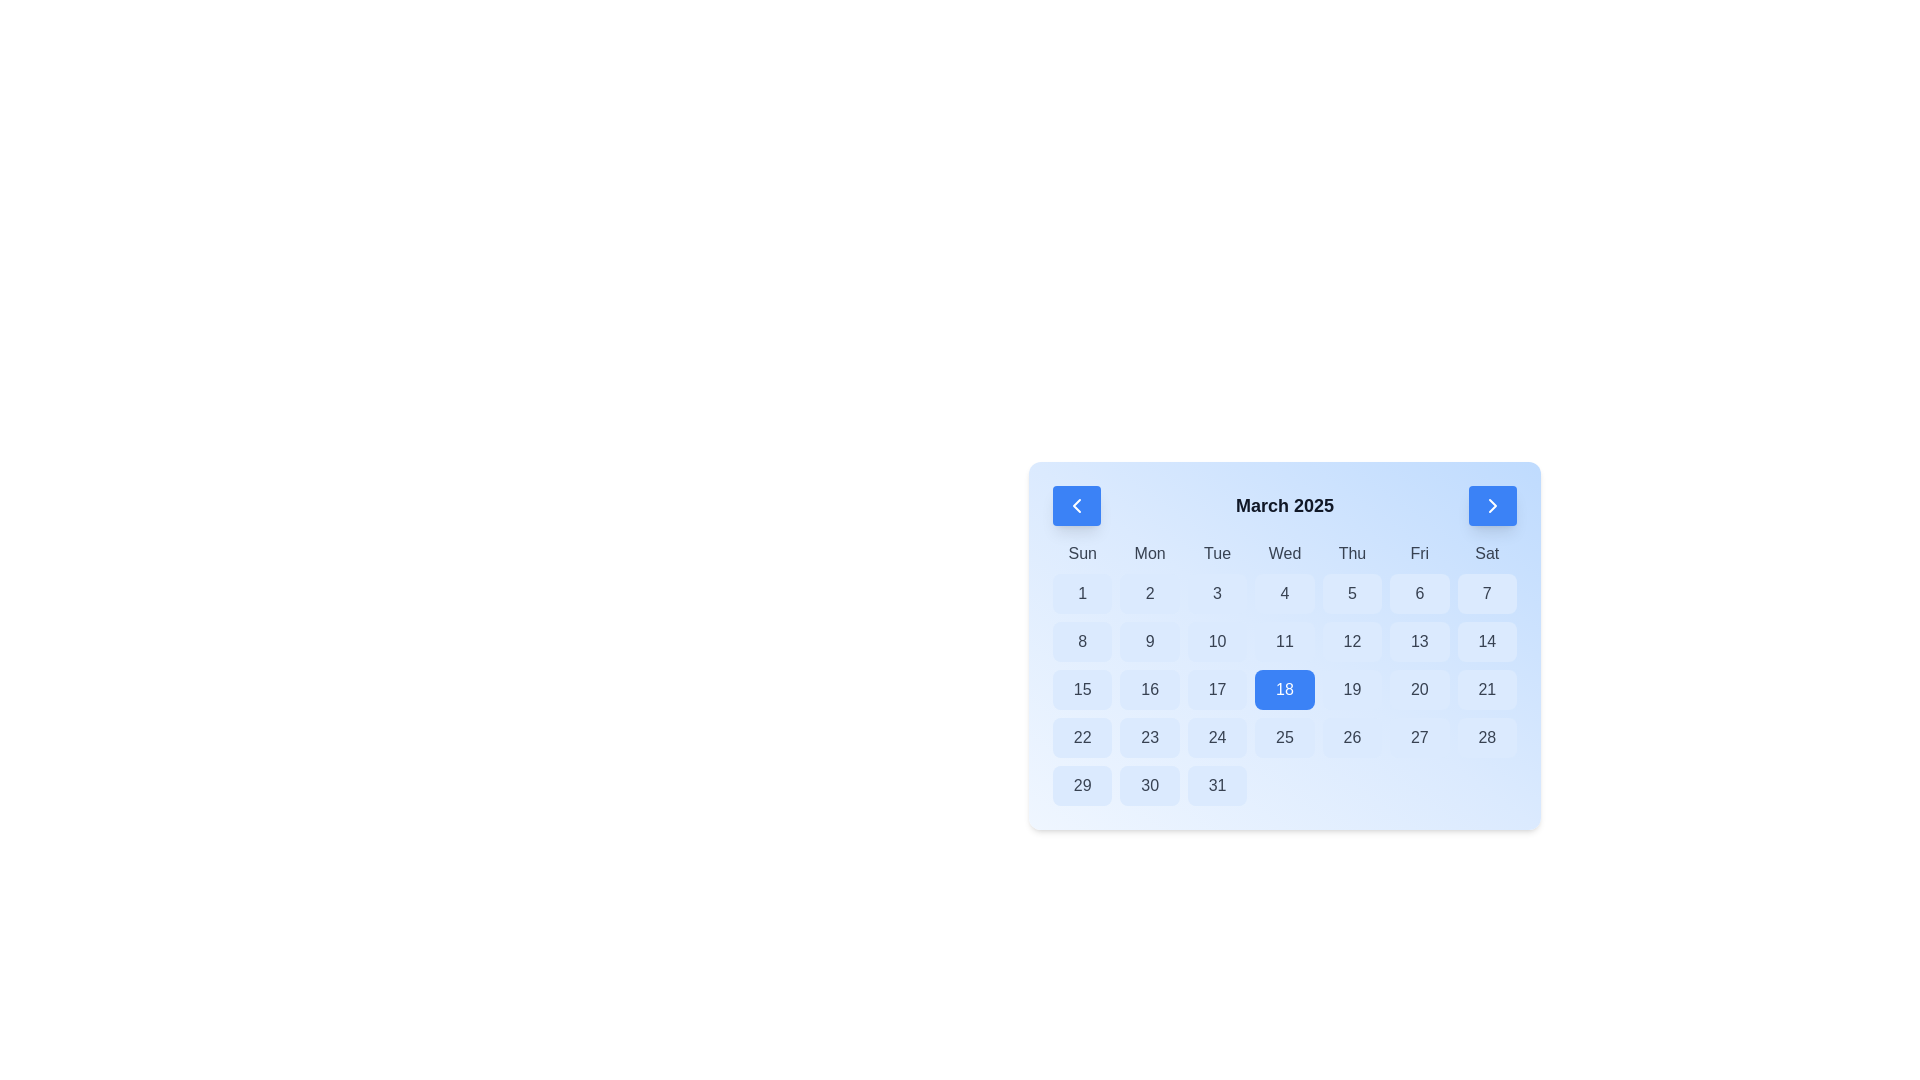  What do you see at coordinates (1285, 504) in the screenshot?
I see `the text header displaying 'March 2025' which is prominently styled in black on a light blue background, located centrally at the upper section of the calendar interface` at bounding box center [1285, 504].